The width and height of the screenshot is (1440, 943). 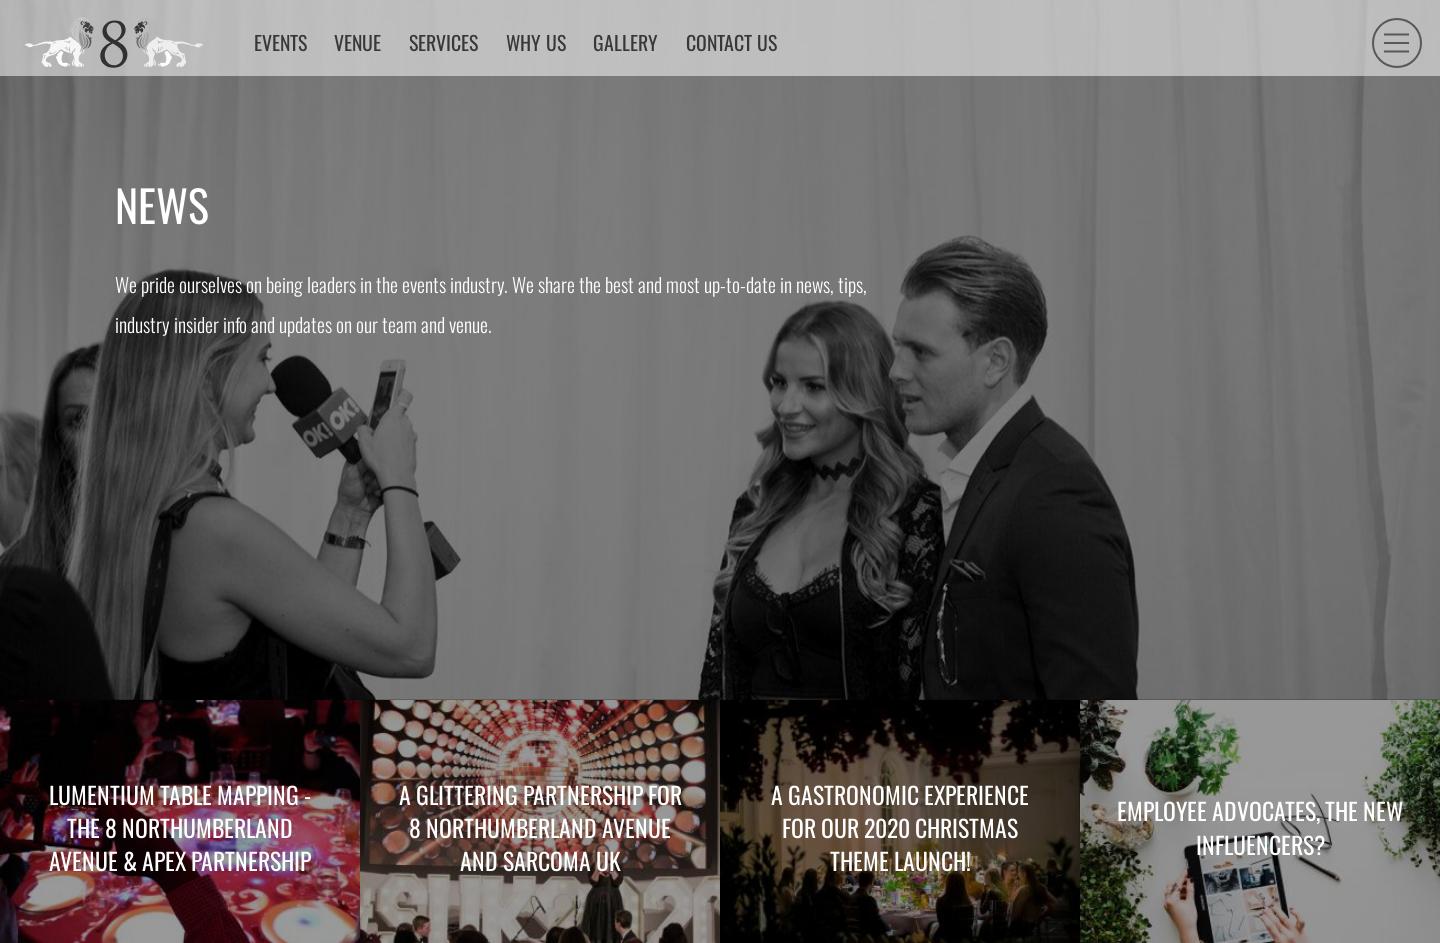 I want to click on 'Why us', so click(x=625, y=94).